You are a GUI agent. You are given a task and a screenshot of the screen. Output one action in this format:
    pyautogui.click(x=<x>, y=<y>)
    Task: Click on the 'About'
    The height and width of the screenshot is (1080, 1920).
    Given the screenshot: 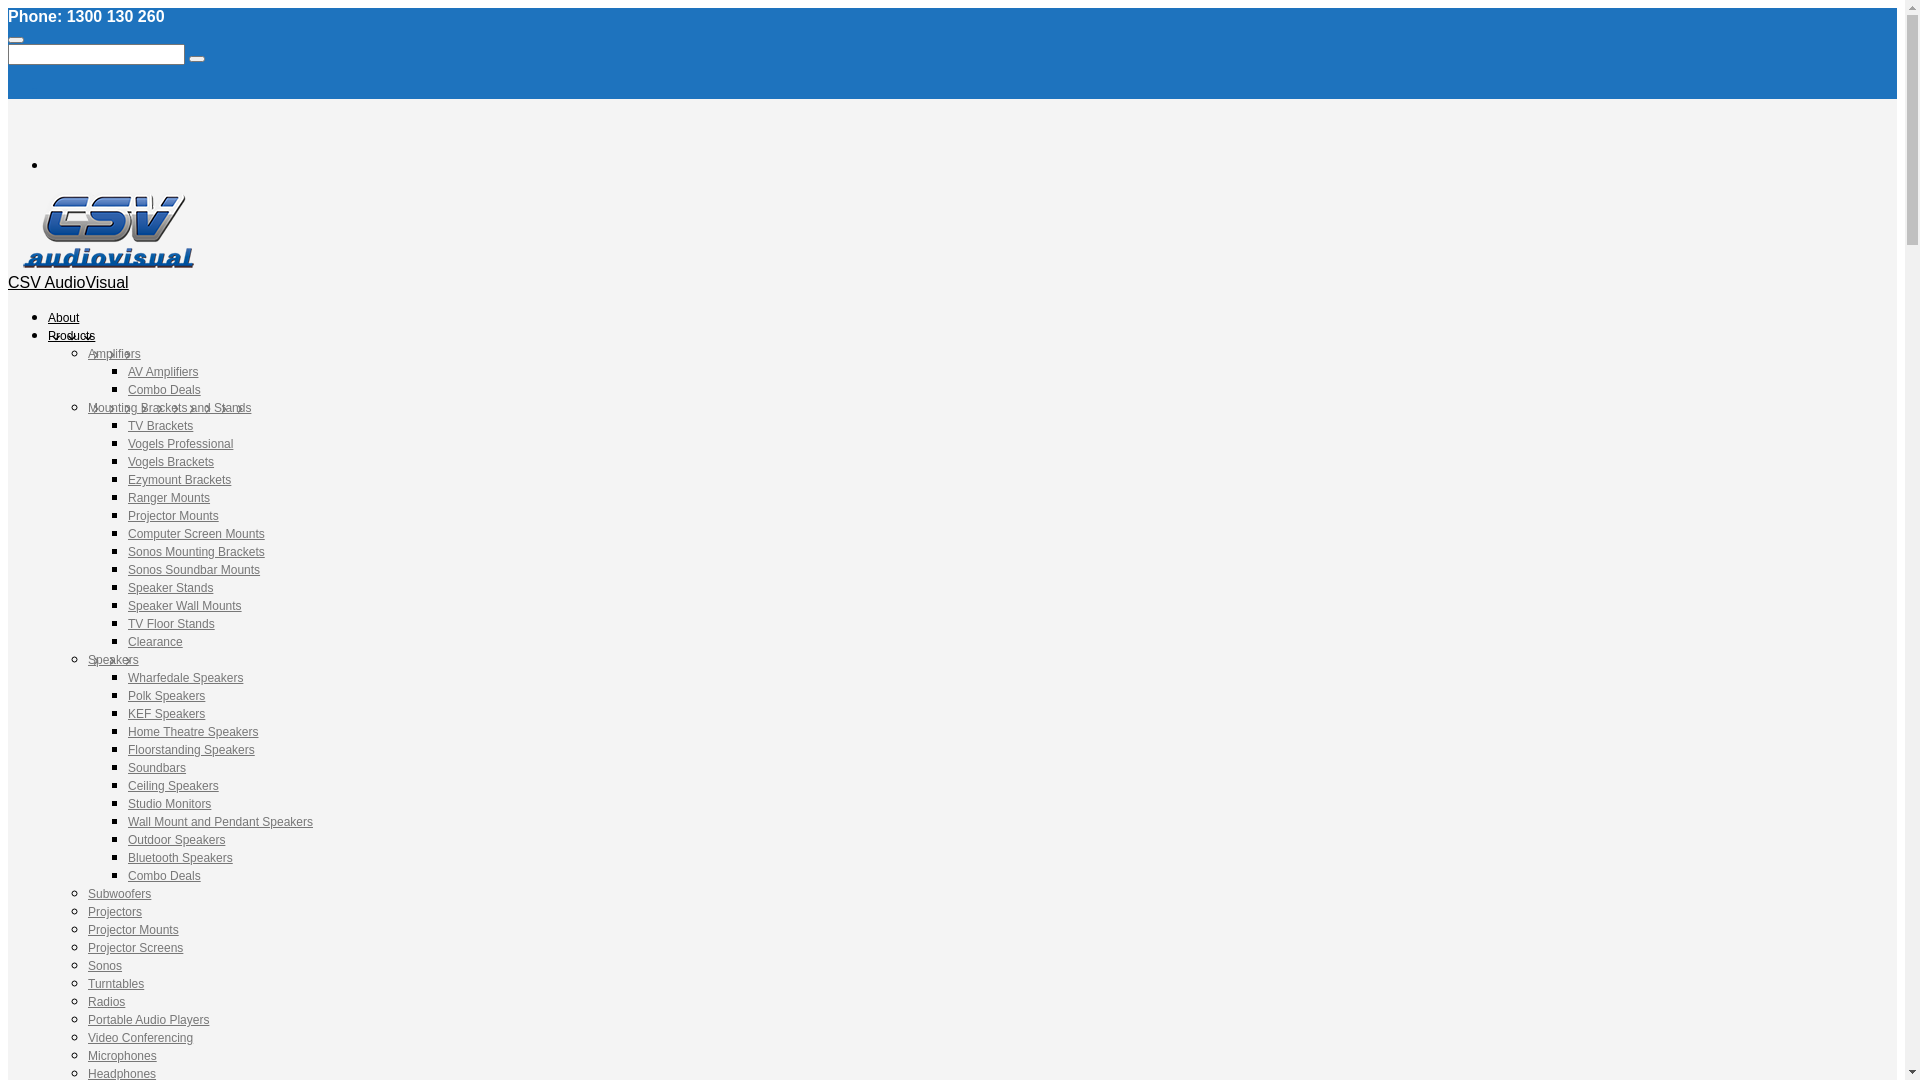 What is the action you would take?
    pyautogui.click(x=63, y=316)
    